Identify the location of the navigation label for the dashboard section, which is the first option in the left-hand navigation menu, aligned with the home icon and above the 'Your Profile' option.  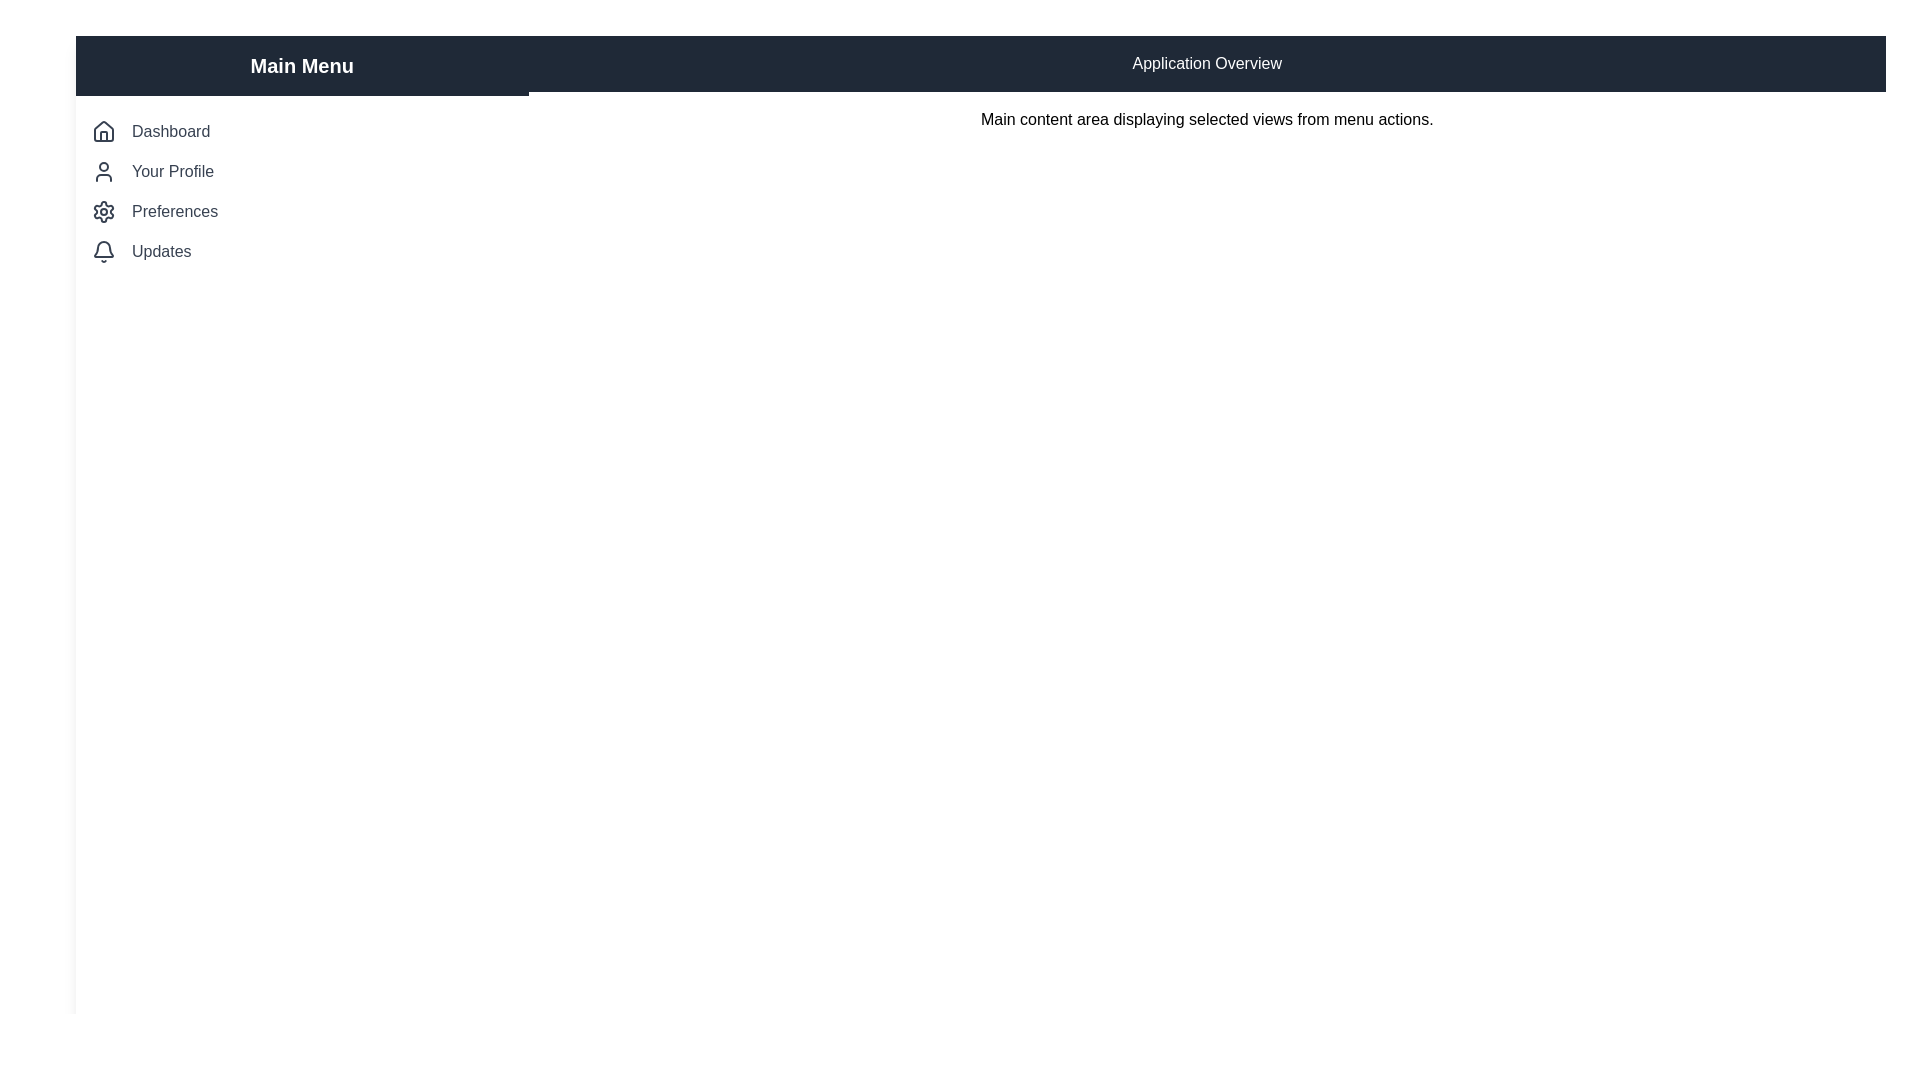
(171, 131).